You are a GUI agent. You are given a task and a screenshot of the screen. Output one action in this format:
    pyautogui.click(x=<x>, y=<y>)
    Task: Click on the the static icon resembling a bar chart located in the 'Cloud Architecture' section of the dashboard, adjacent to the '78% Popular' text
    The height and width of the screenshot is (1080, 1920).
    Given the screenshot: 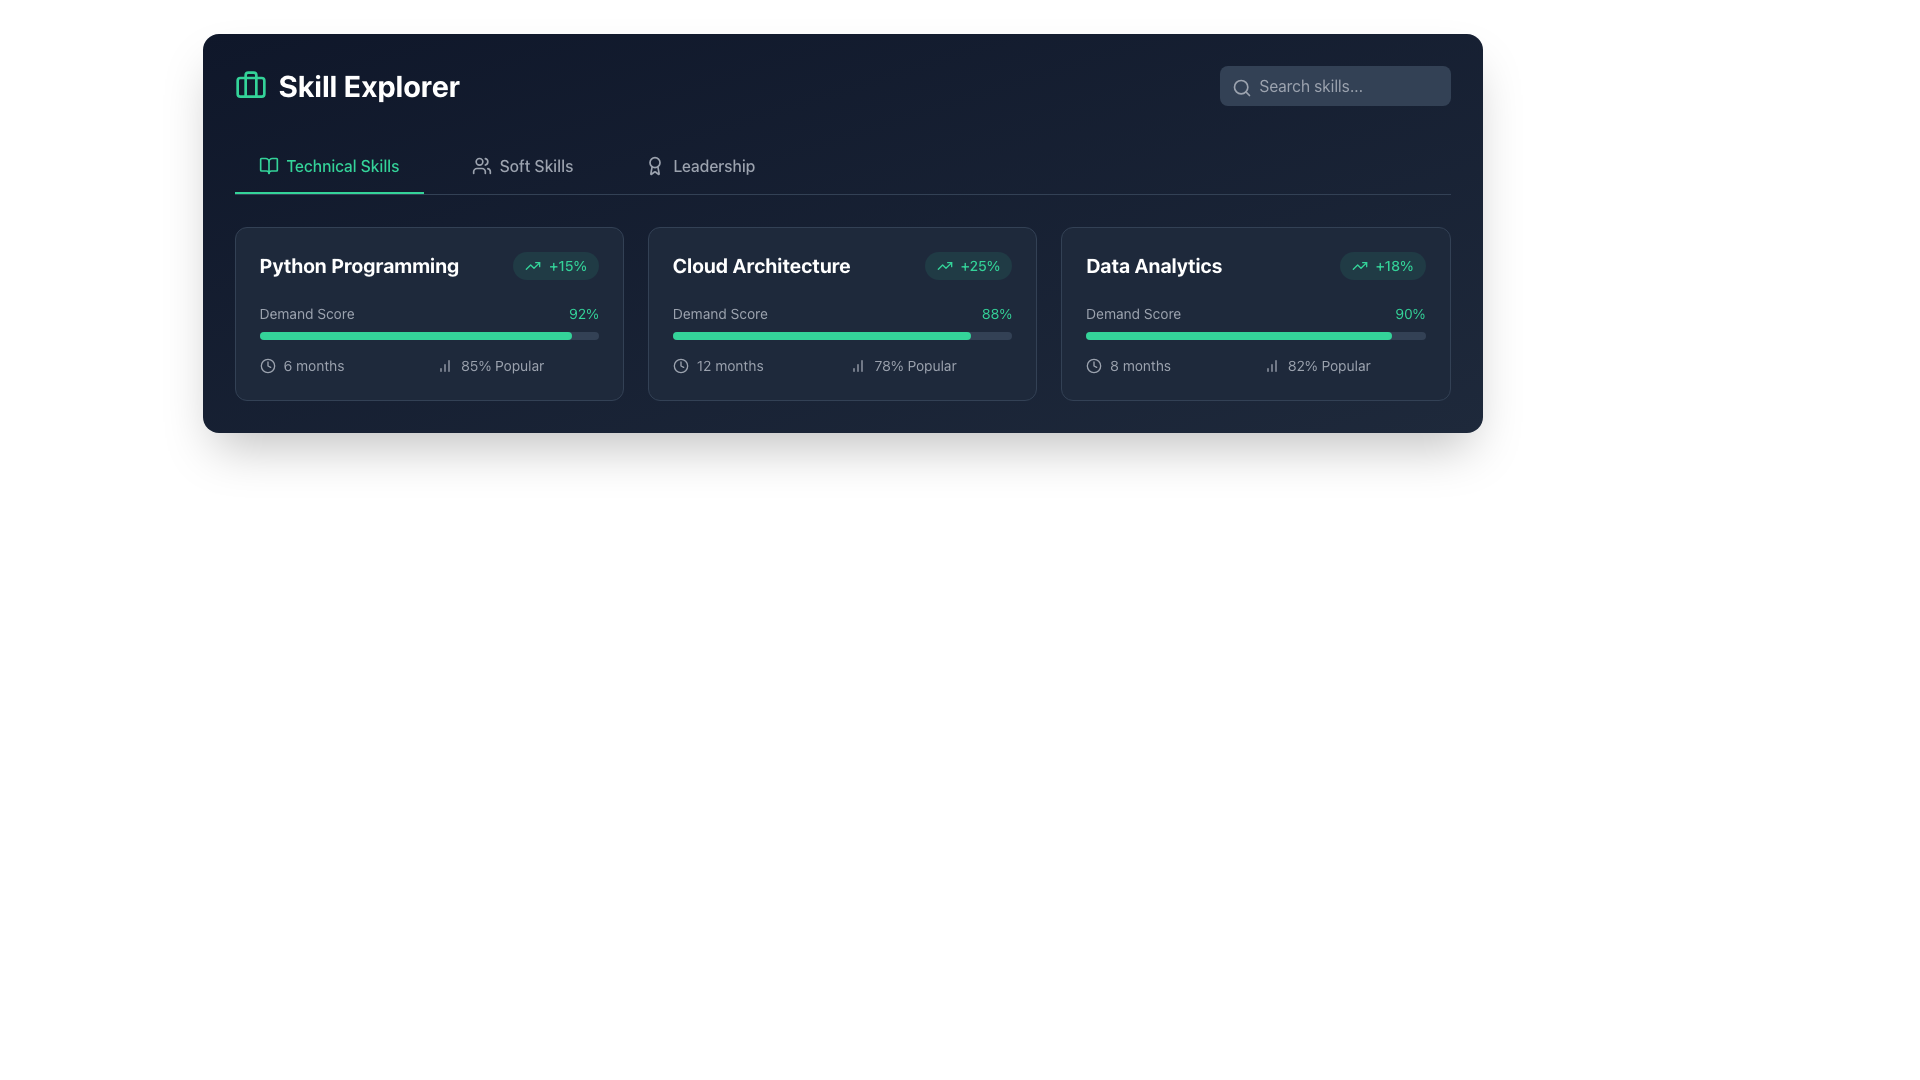 What is the action you would take?
    pyautogui.click(x=858, y=366)
    